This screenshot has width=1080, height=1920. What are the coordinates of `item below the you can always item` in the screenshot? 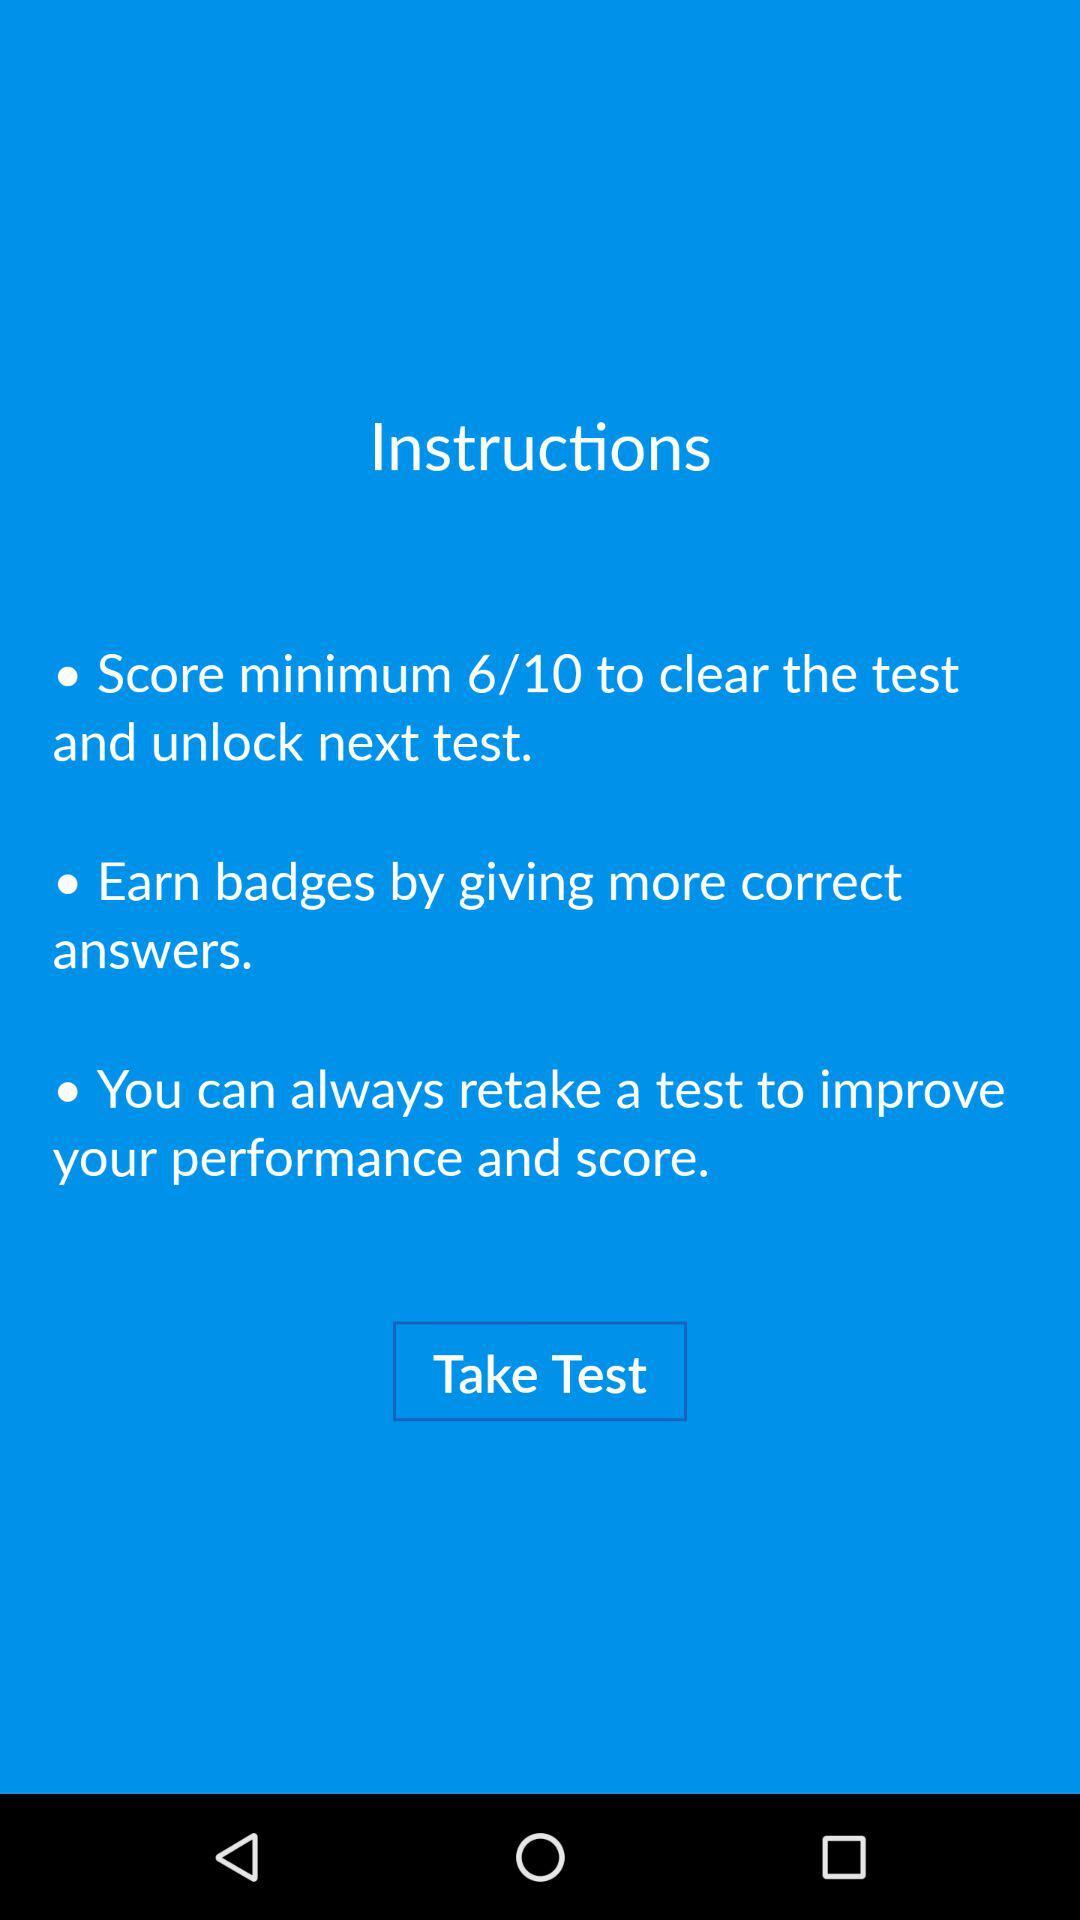 It's located at (540, 1370).